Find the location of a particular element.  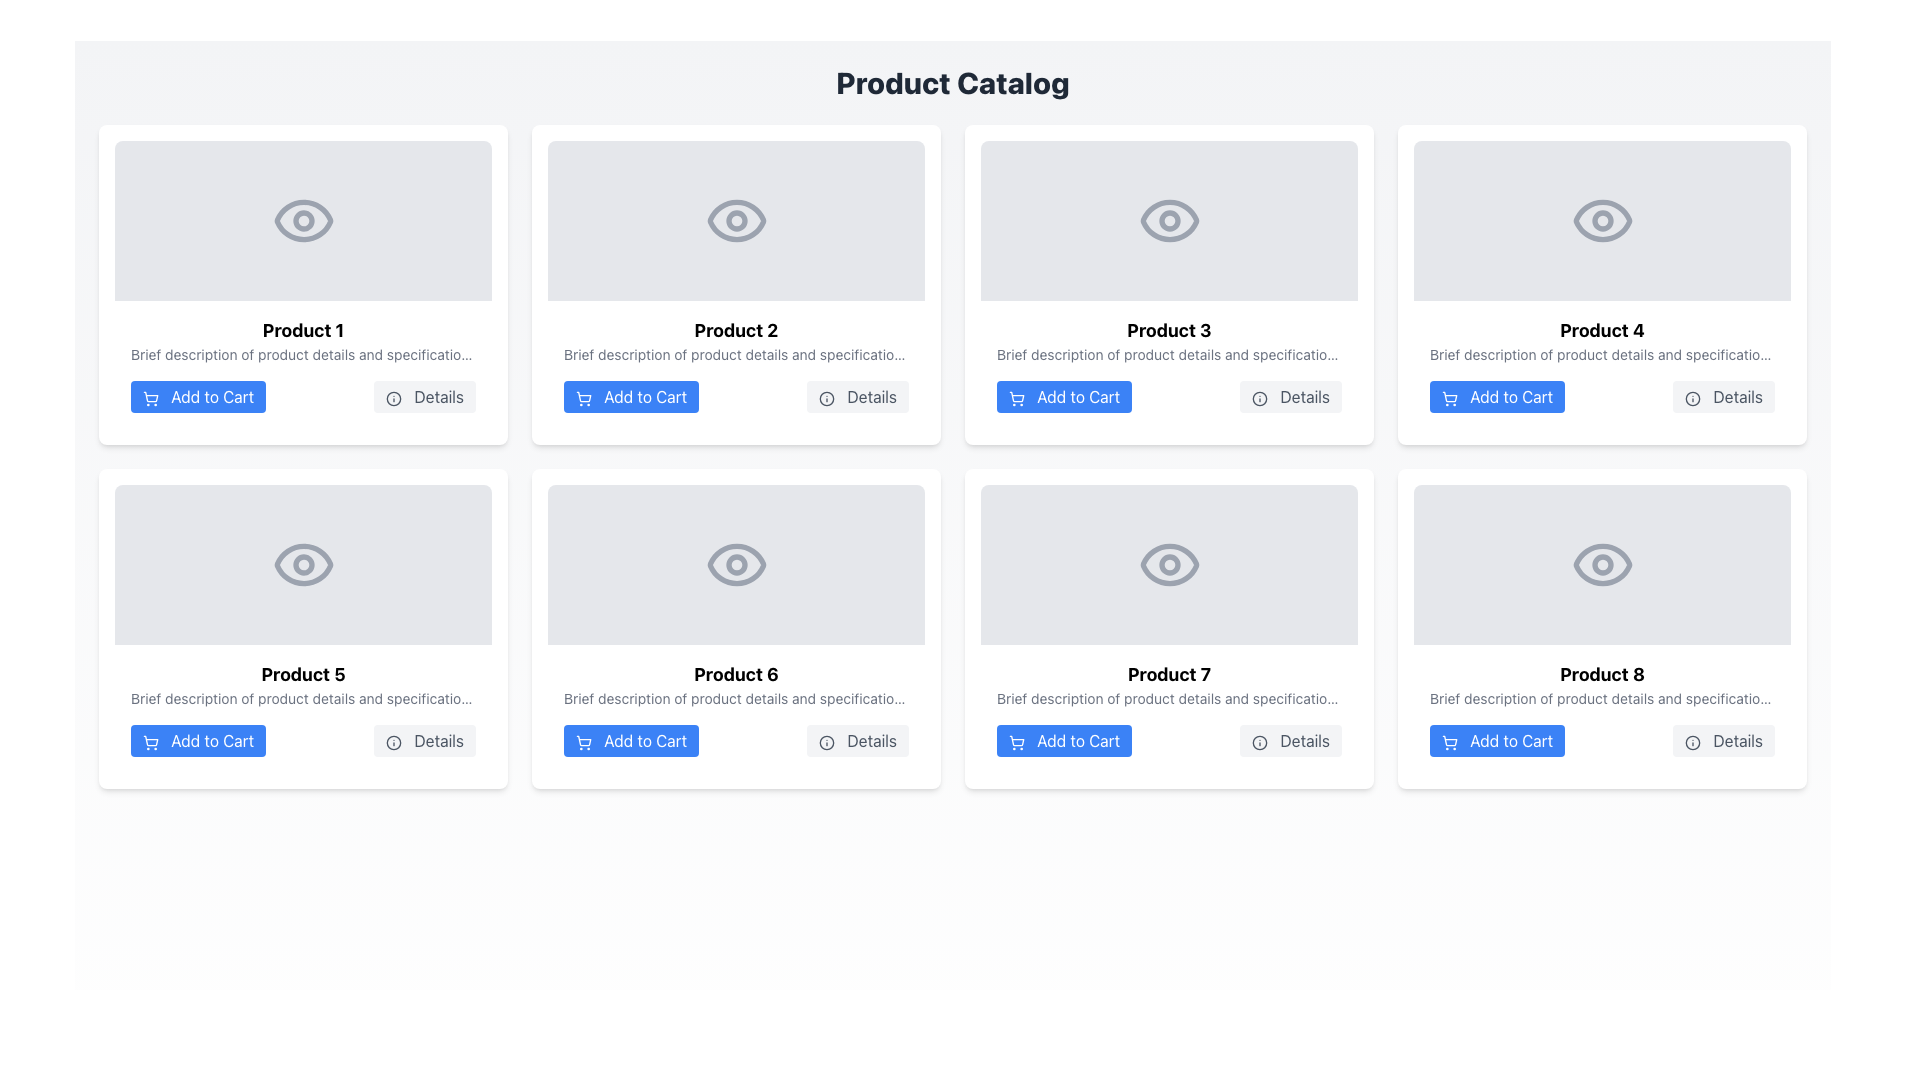

the icon located inside the 'Details' button at the bottom-right of the Product 5 card in the grid layout is located at coordinates (394, 742).